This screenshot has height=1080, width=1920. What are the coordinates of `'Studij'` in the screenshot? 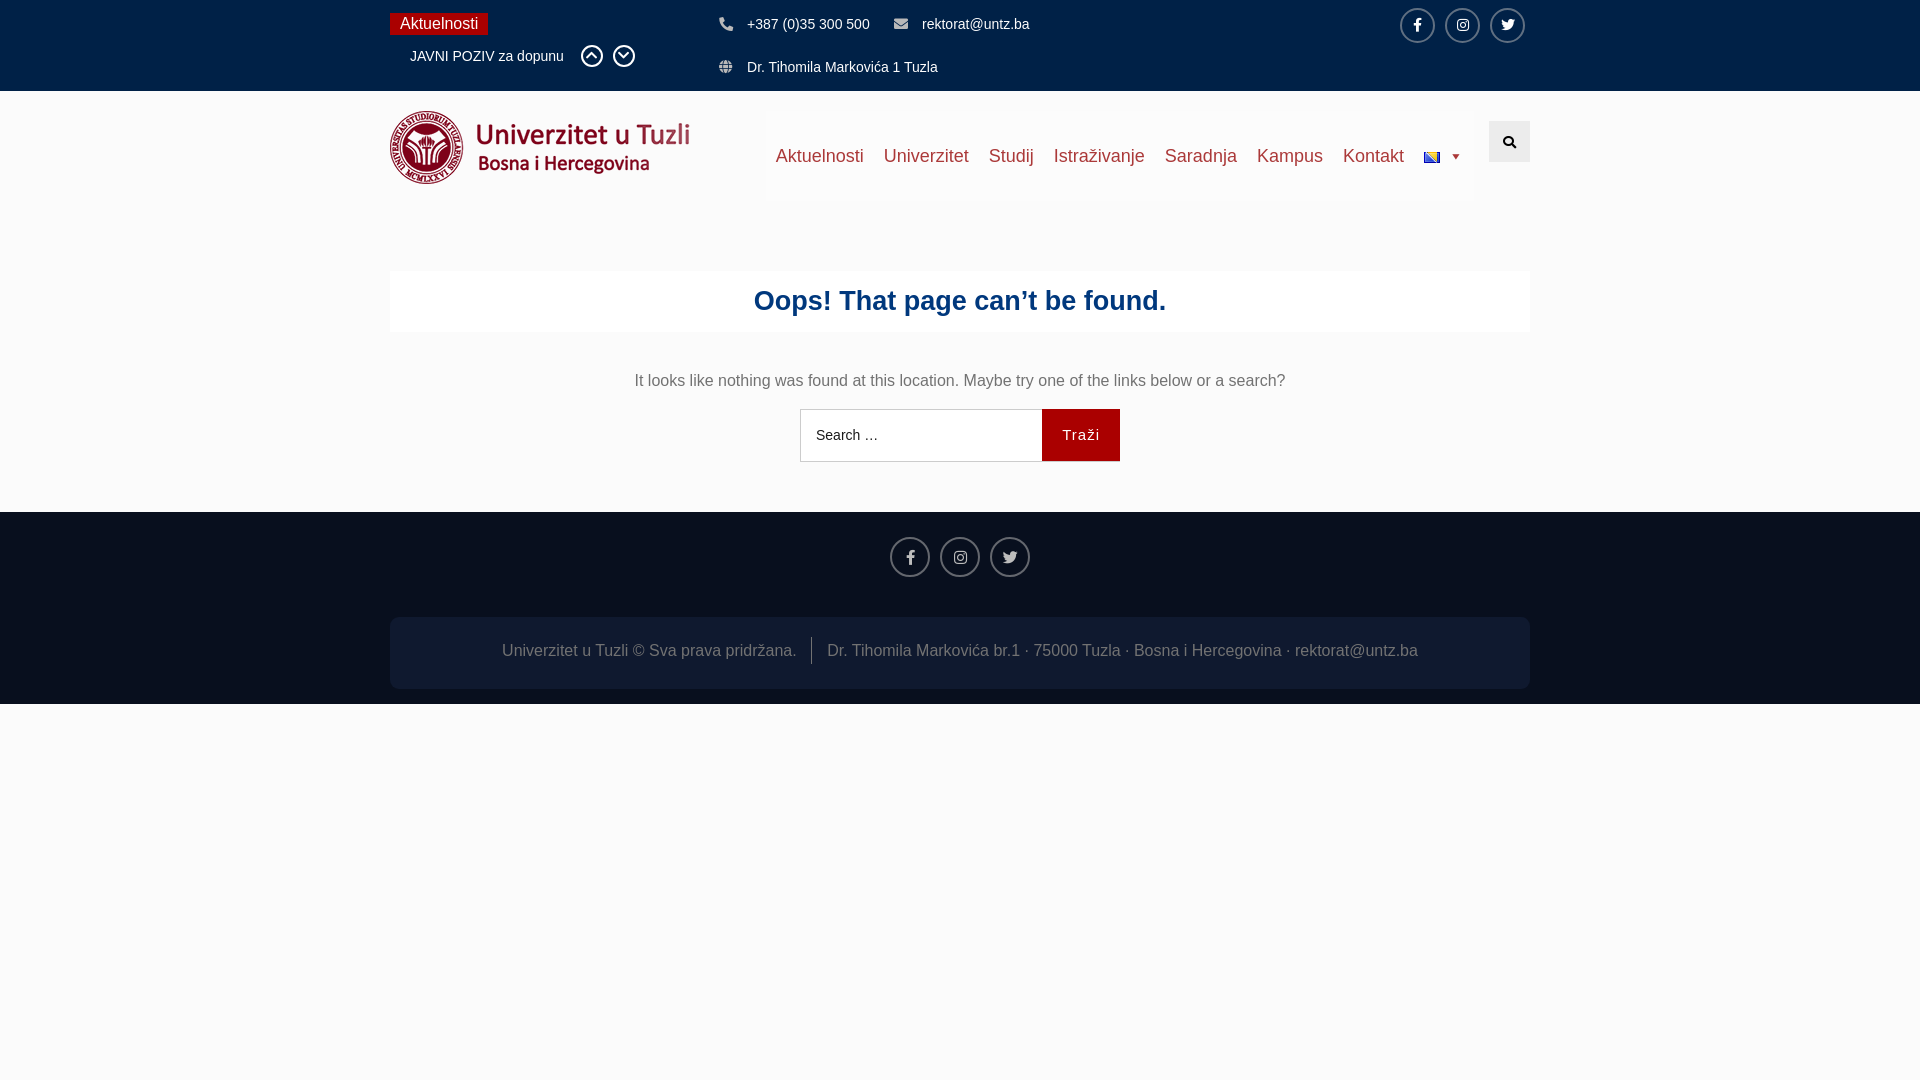 It's located at (1011, 154).